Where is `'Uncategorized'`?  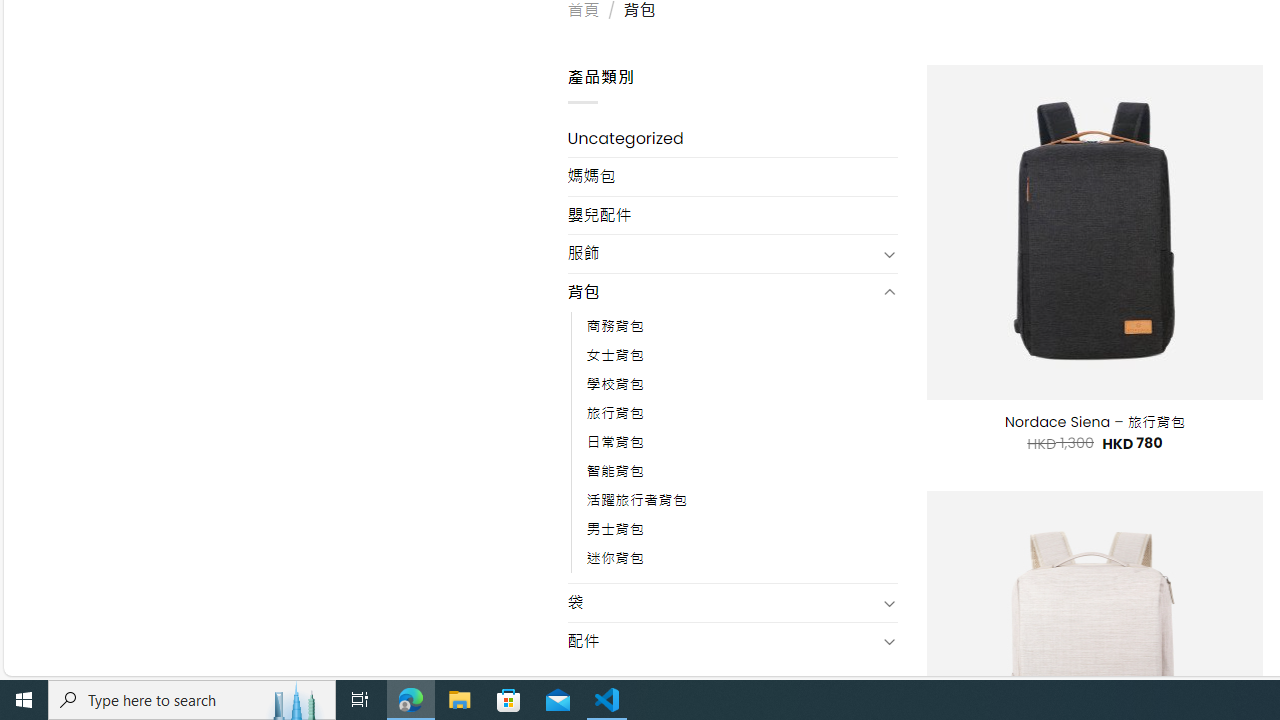 'Uncategorized' is located at coordinates (731, 137).